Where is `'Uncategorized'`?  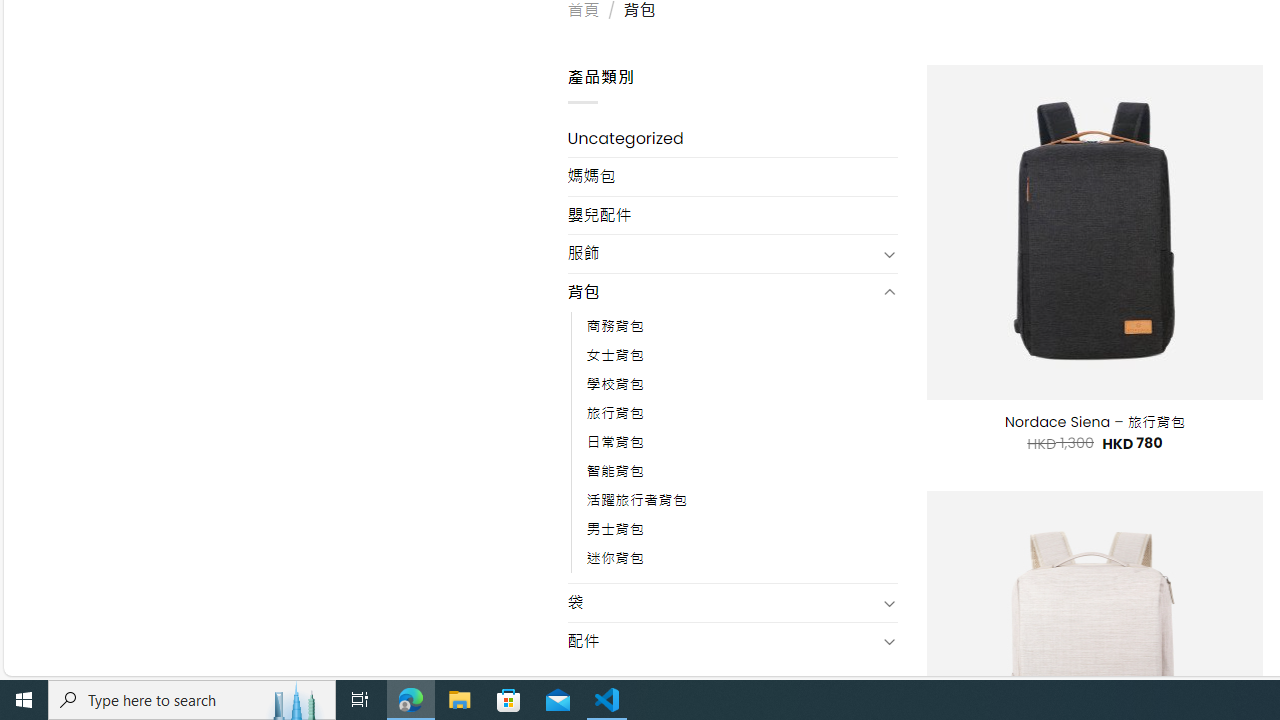 'Uncategorized' is located at coordinates (731, 137).